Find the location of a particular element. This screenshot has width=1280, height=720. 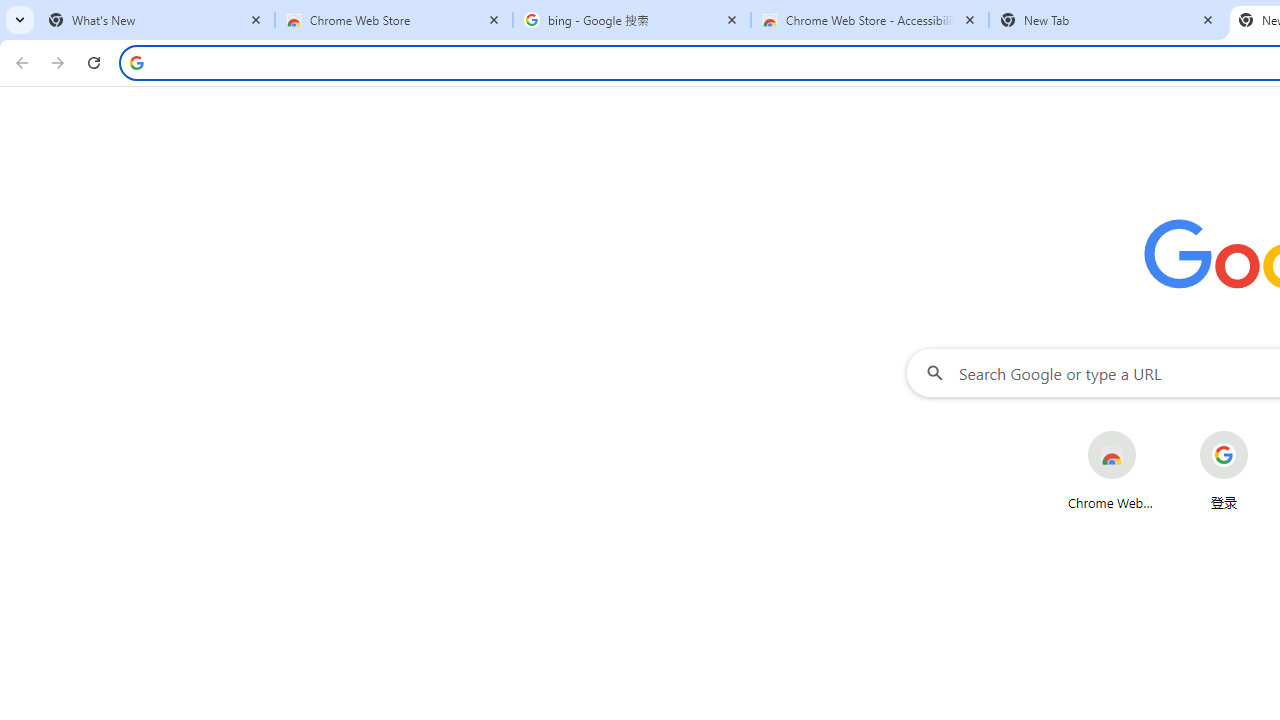

'New Tab' is located at coordinates (1107, 20).